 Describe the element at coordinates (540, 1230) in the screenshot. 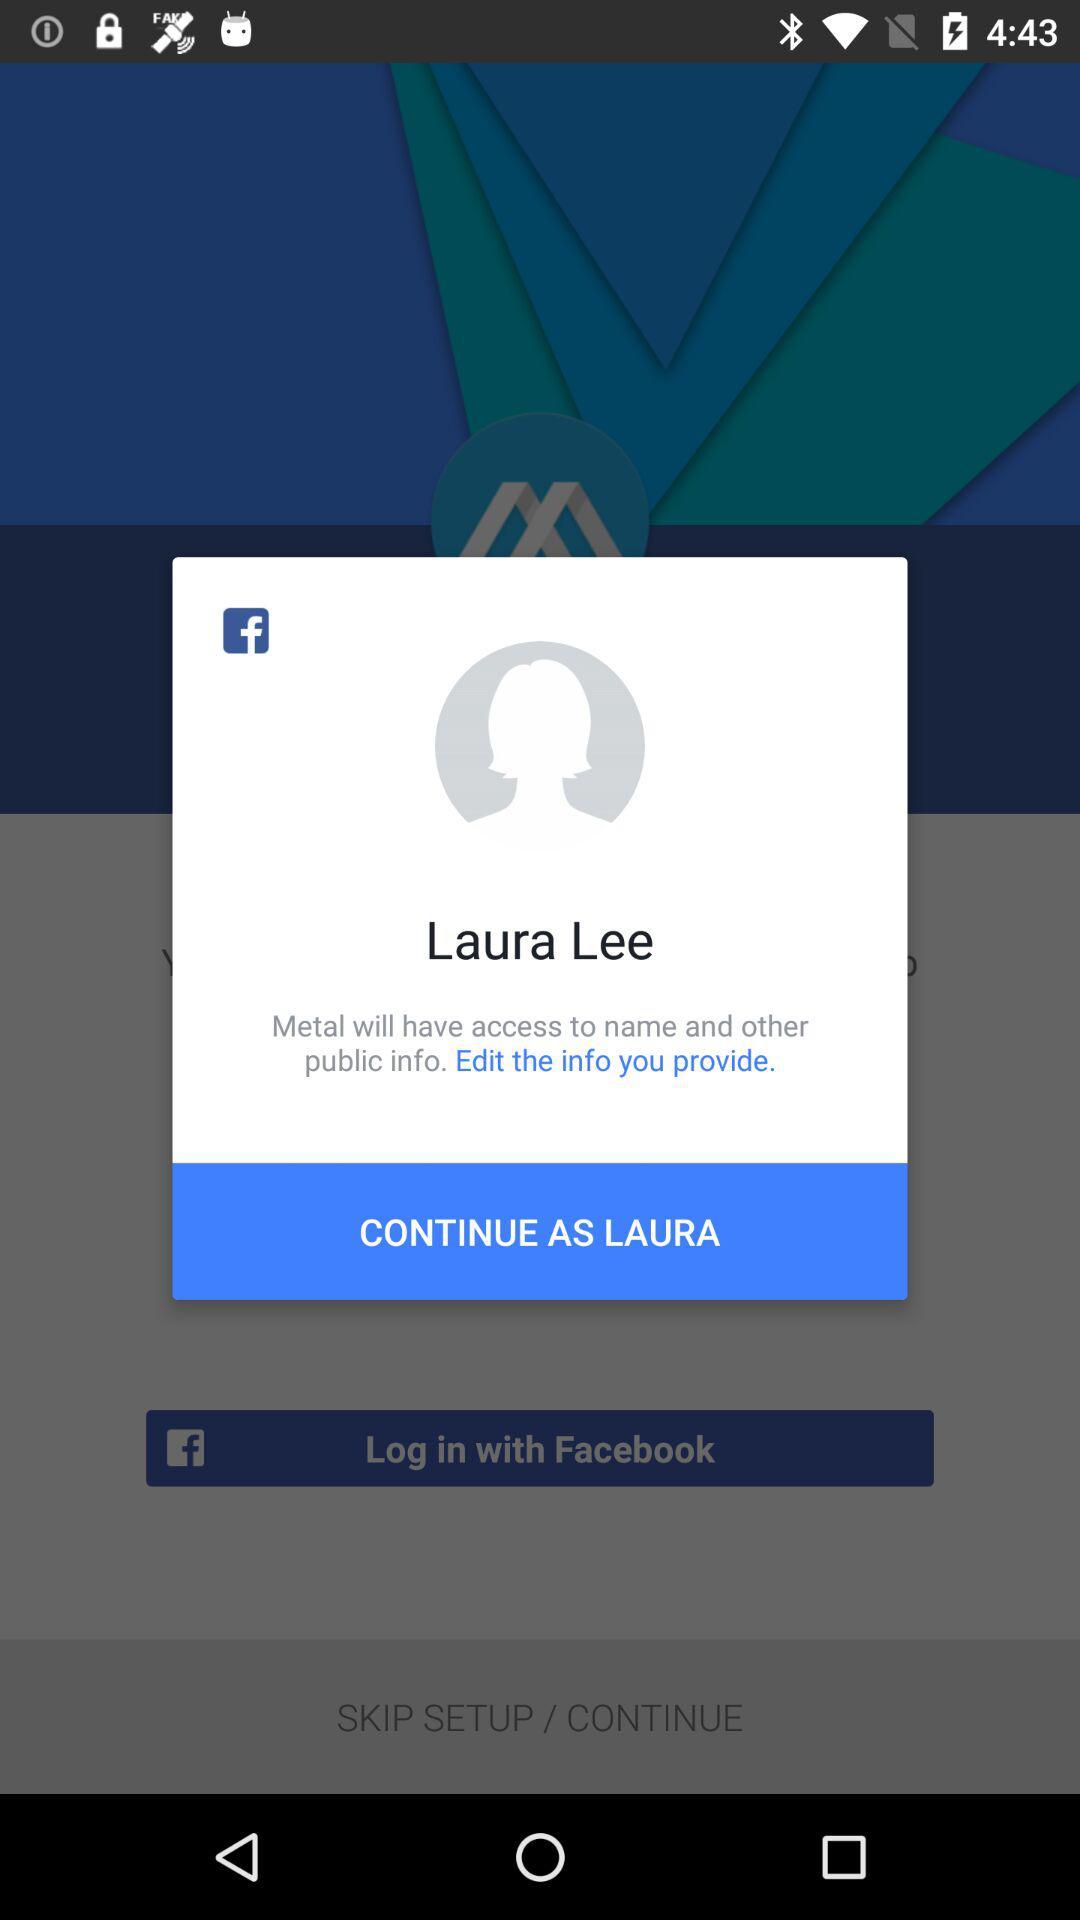

I see `item below metal will have item` at that location.